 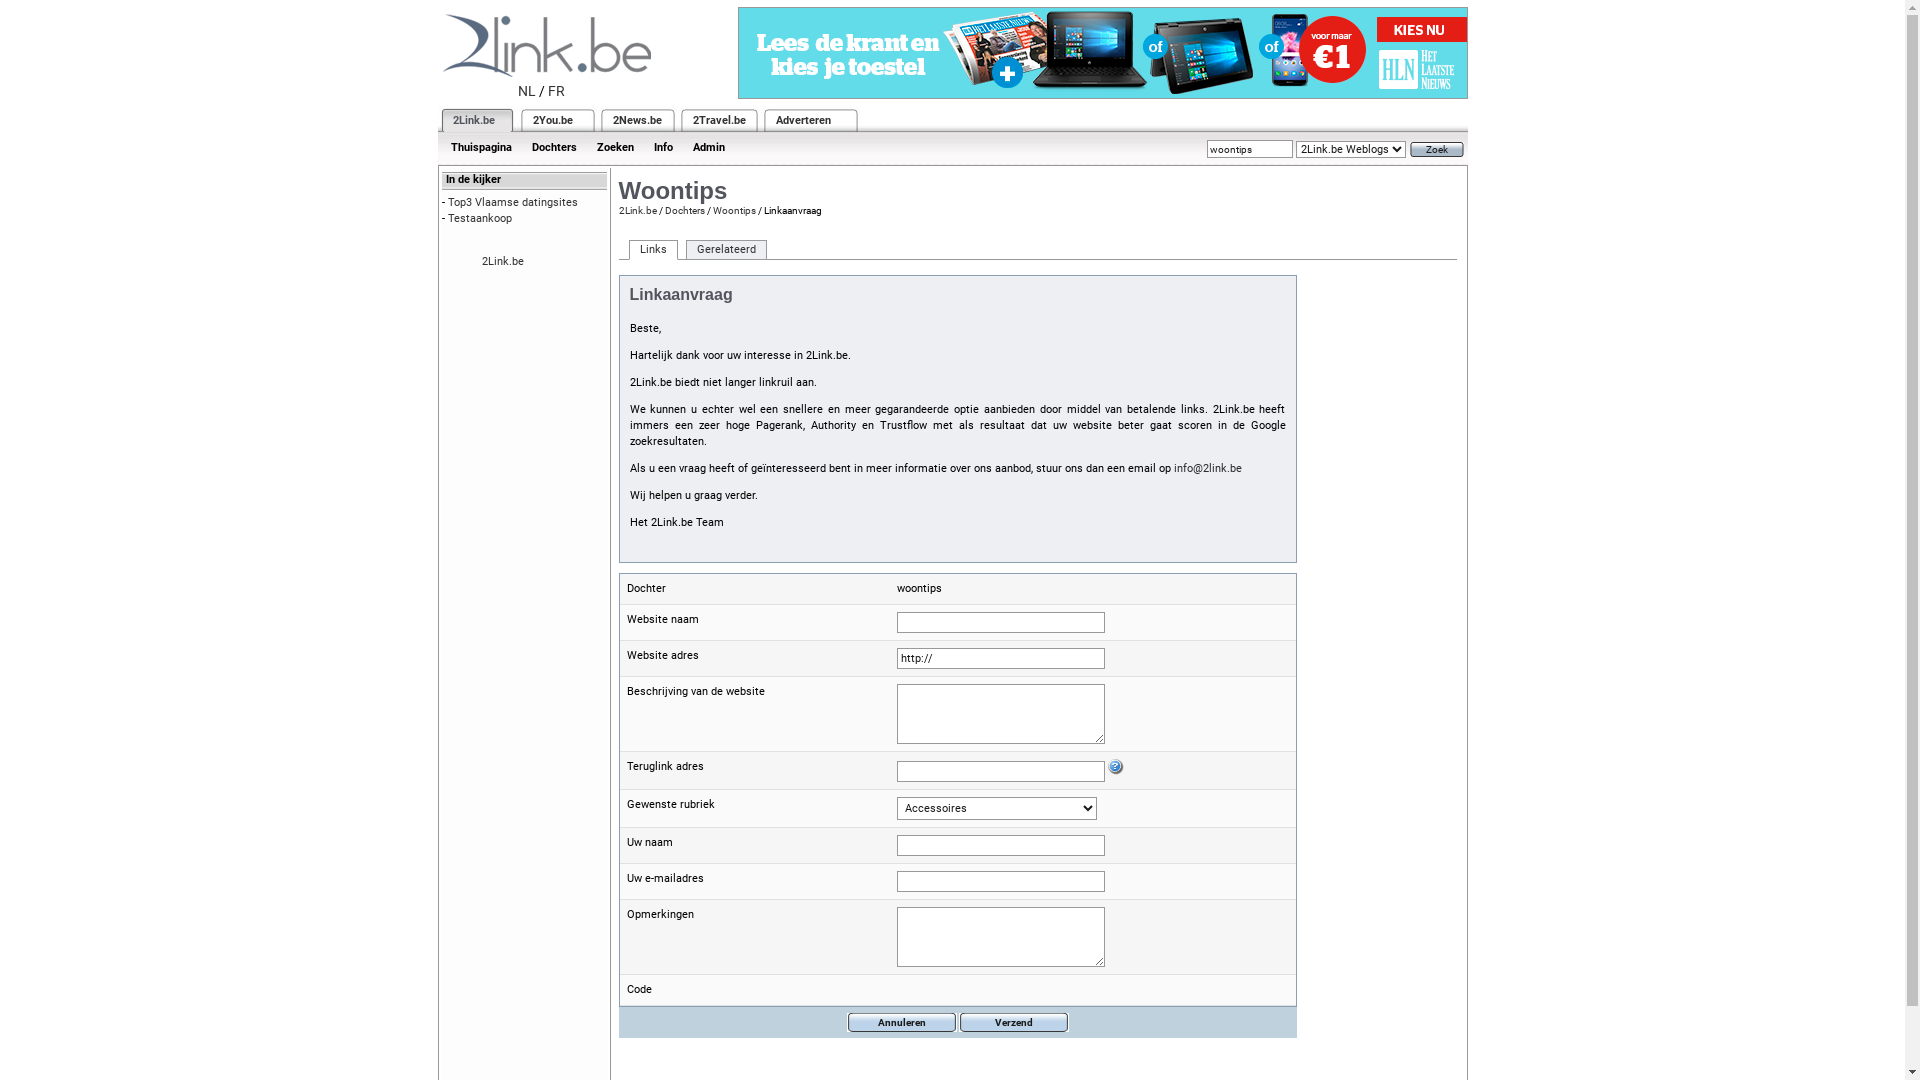 What do you see at coordinates (1435, 148) in the screenshot?
I see `'Zoek'` at bounding box center [1435, 148].